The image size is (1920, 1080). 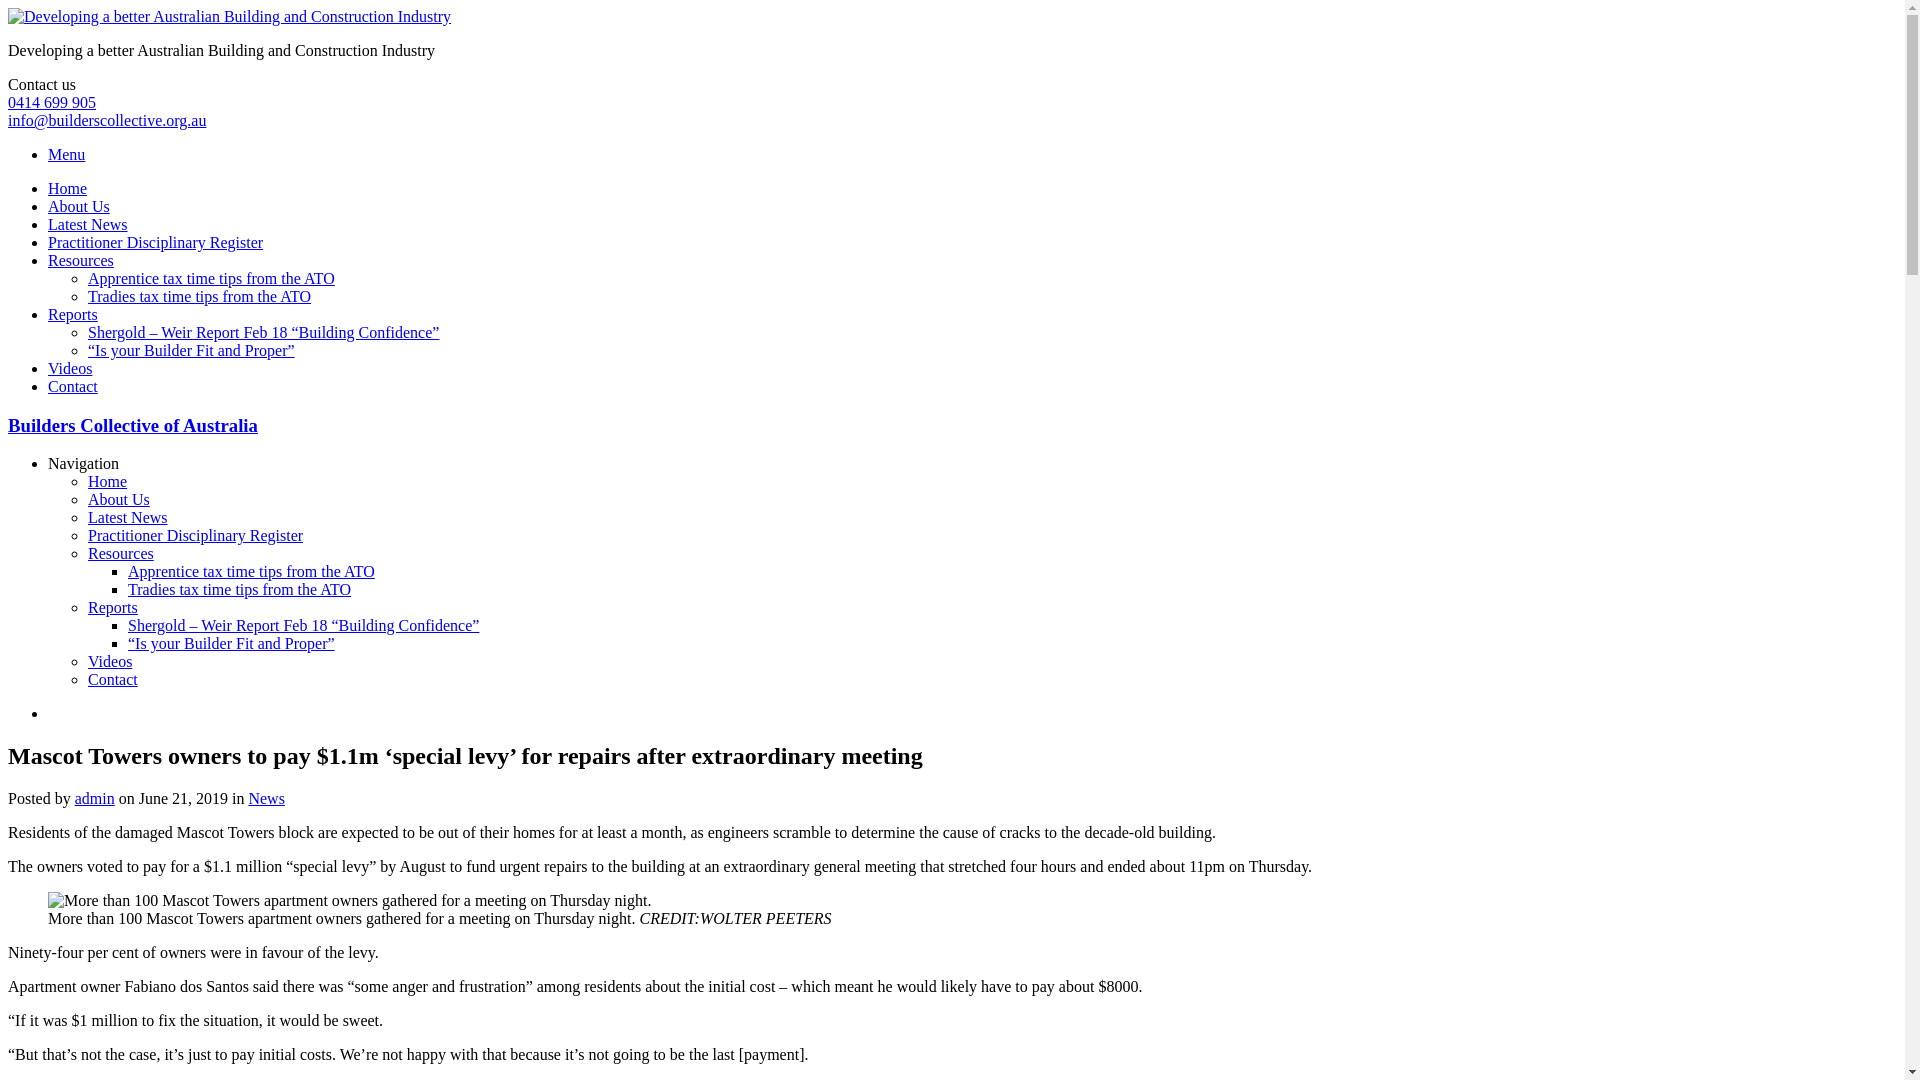 I want to click on 'Videos', so click(x=70, y=368).